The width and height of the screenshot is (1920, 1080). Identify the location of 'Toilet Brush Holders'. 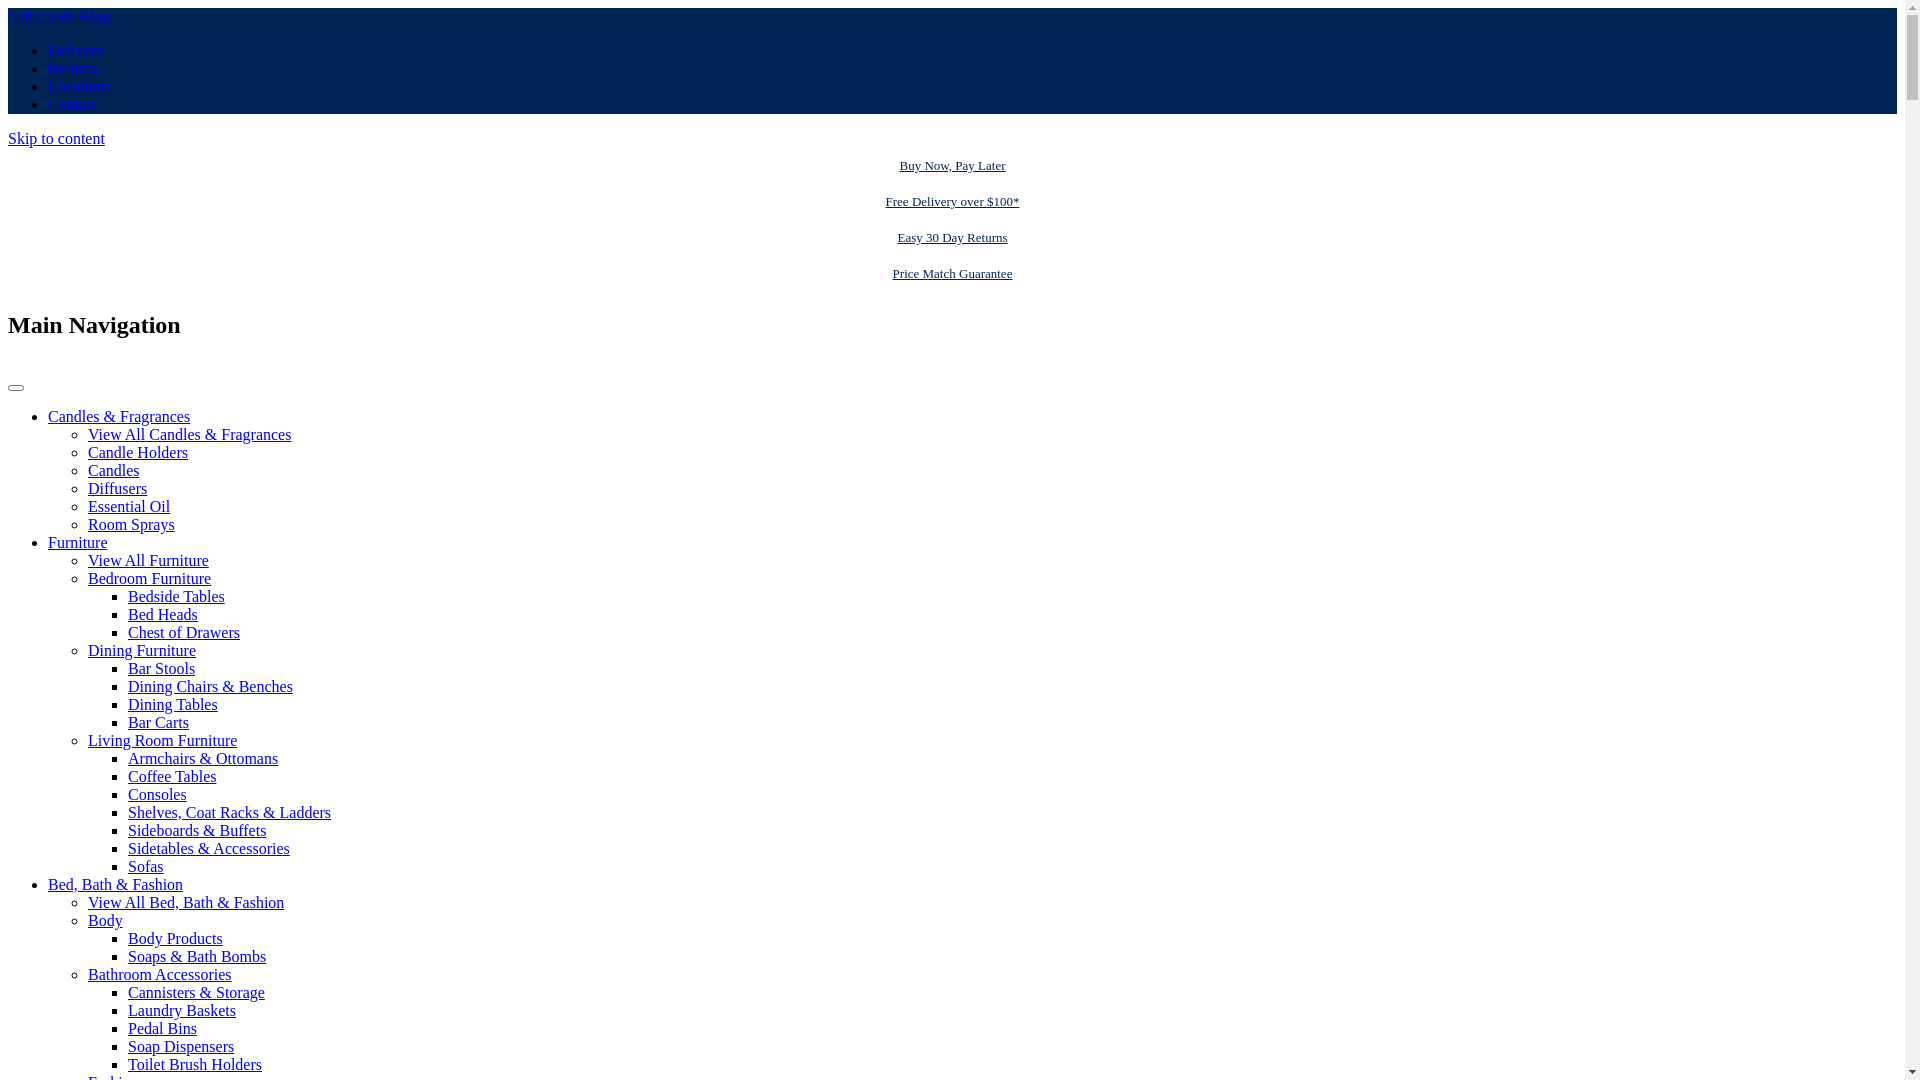
(195, 1063).